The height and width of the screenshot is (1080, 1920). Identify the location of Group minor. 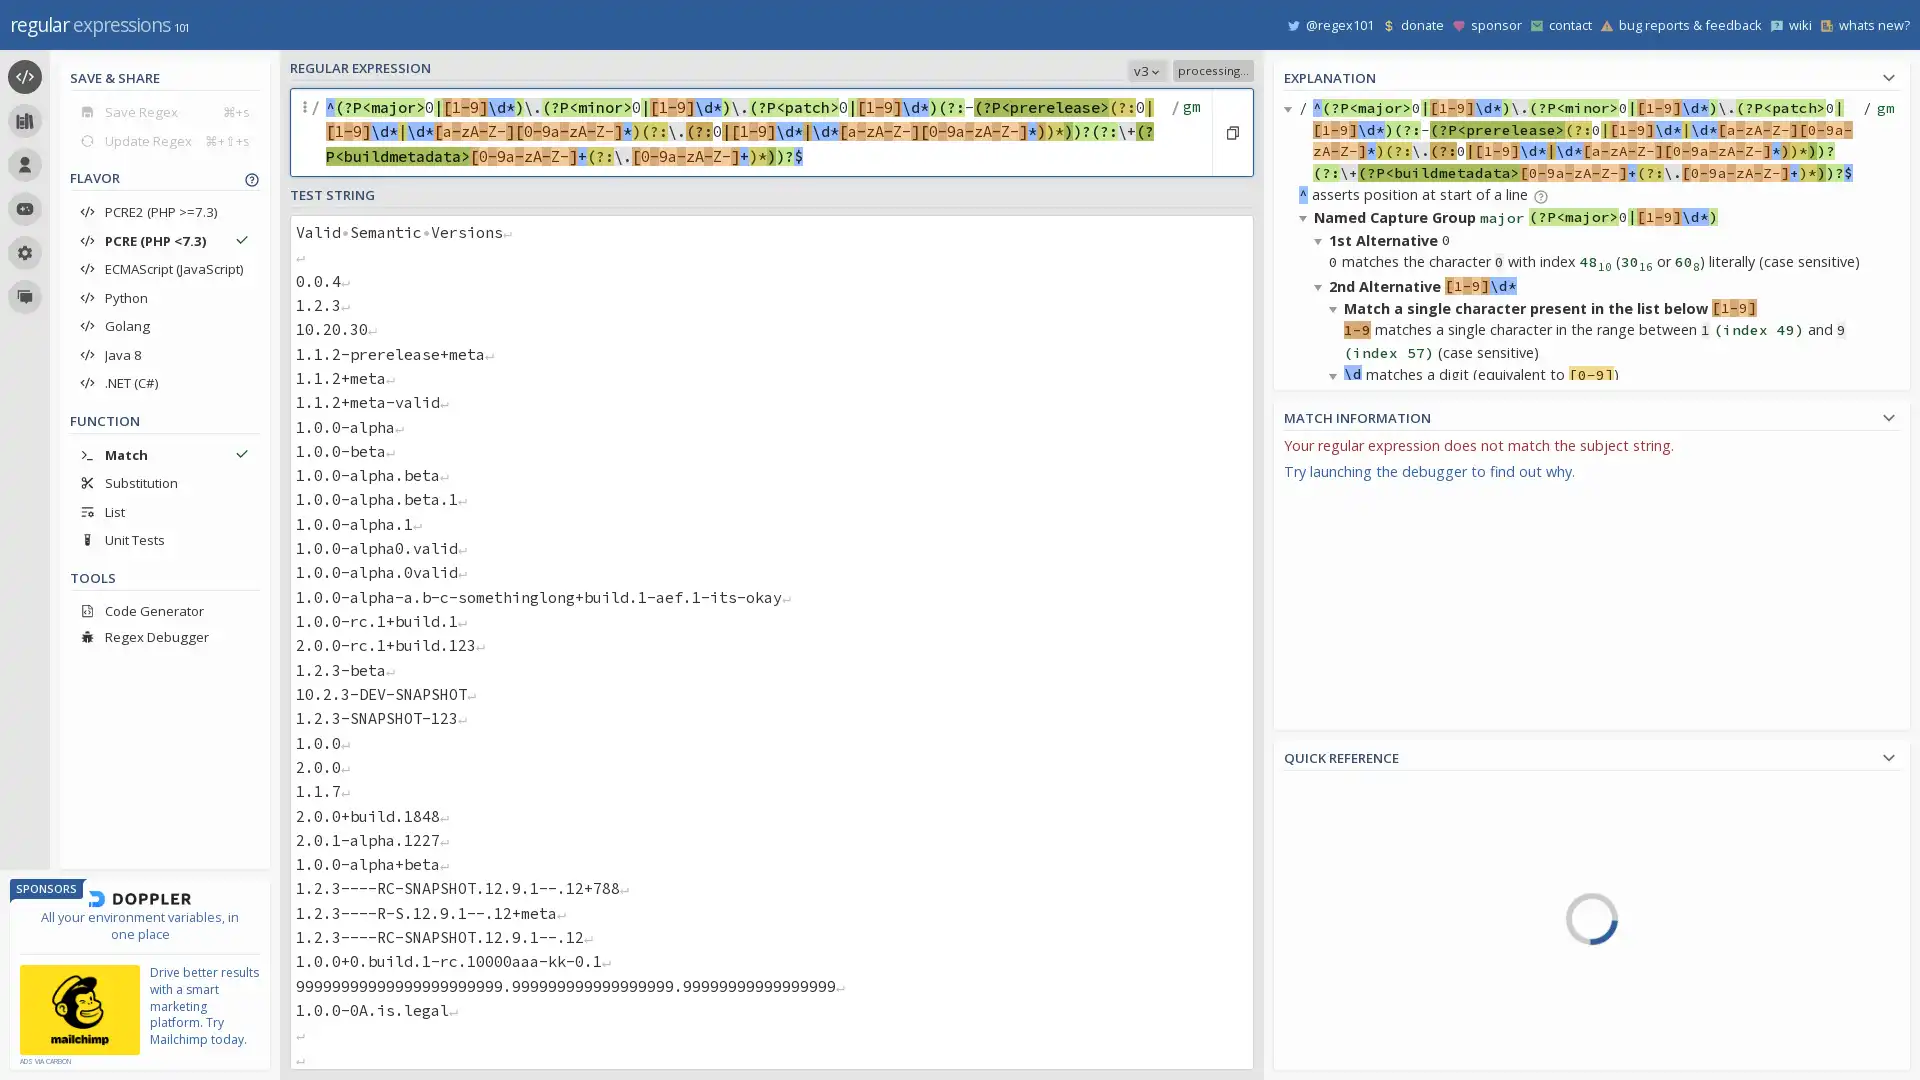
(1337, 696).